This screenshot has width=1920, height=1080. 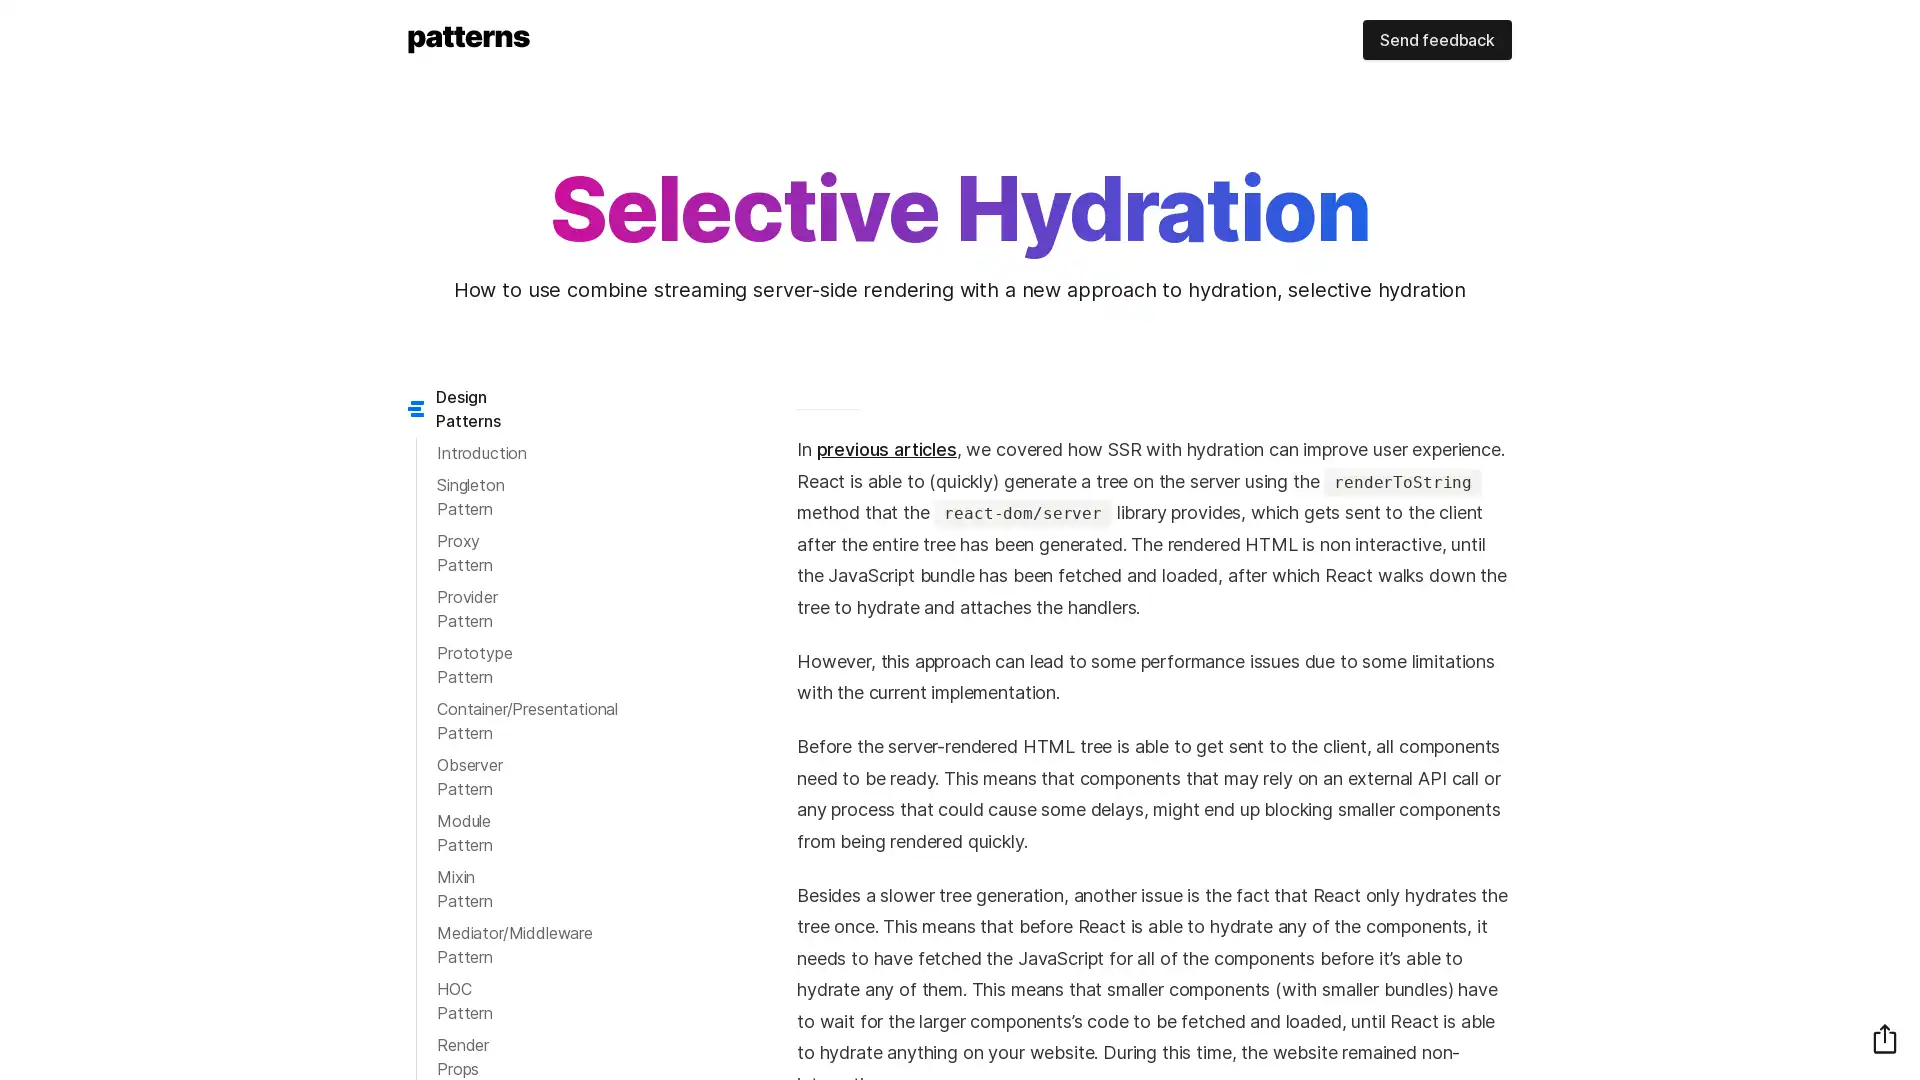 I want to click on Share, so click(x=1884, y=1037).